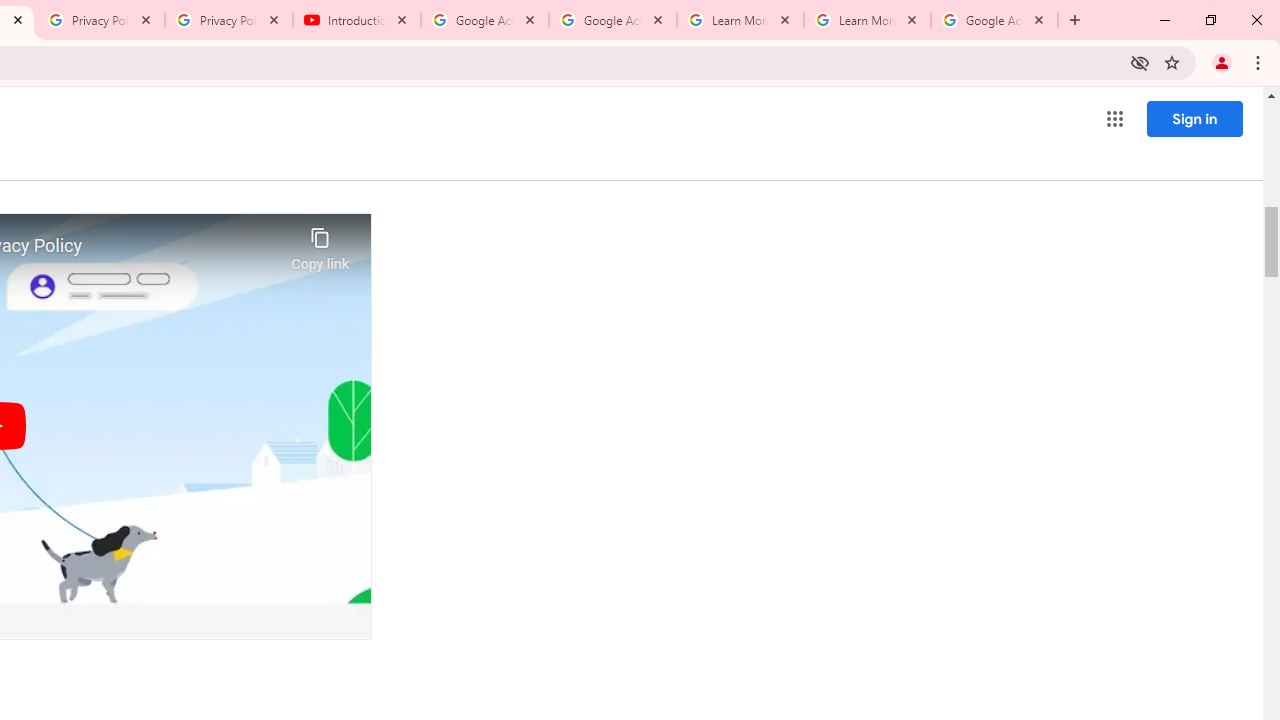  Describe the element at coordinates (357, 20) in the screenshot. I see `'Introduction | Google Privacy Policy - YouTube'` at that location.